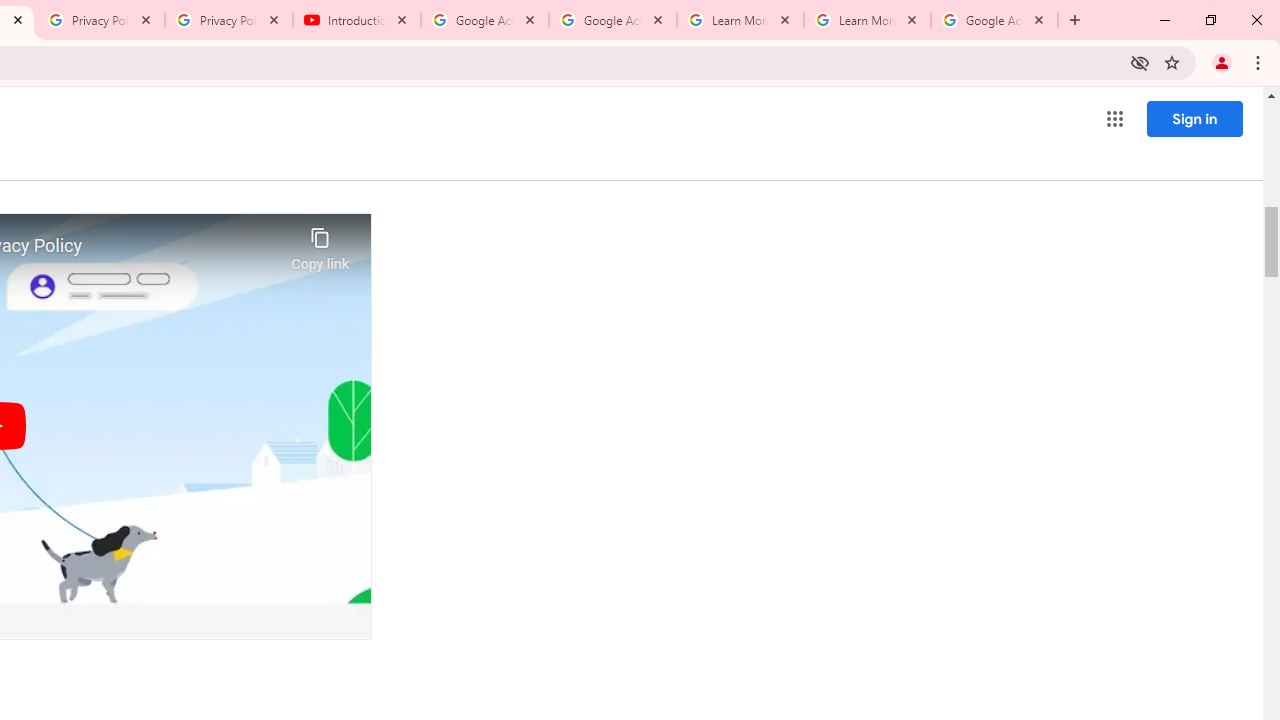  Describe the element at coordinates (357, 20) in the screenshot. I see `'Introduction | Google Privacy Policy - YouTube'` at that location.